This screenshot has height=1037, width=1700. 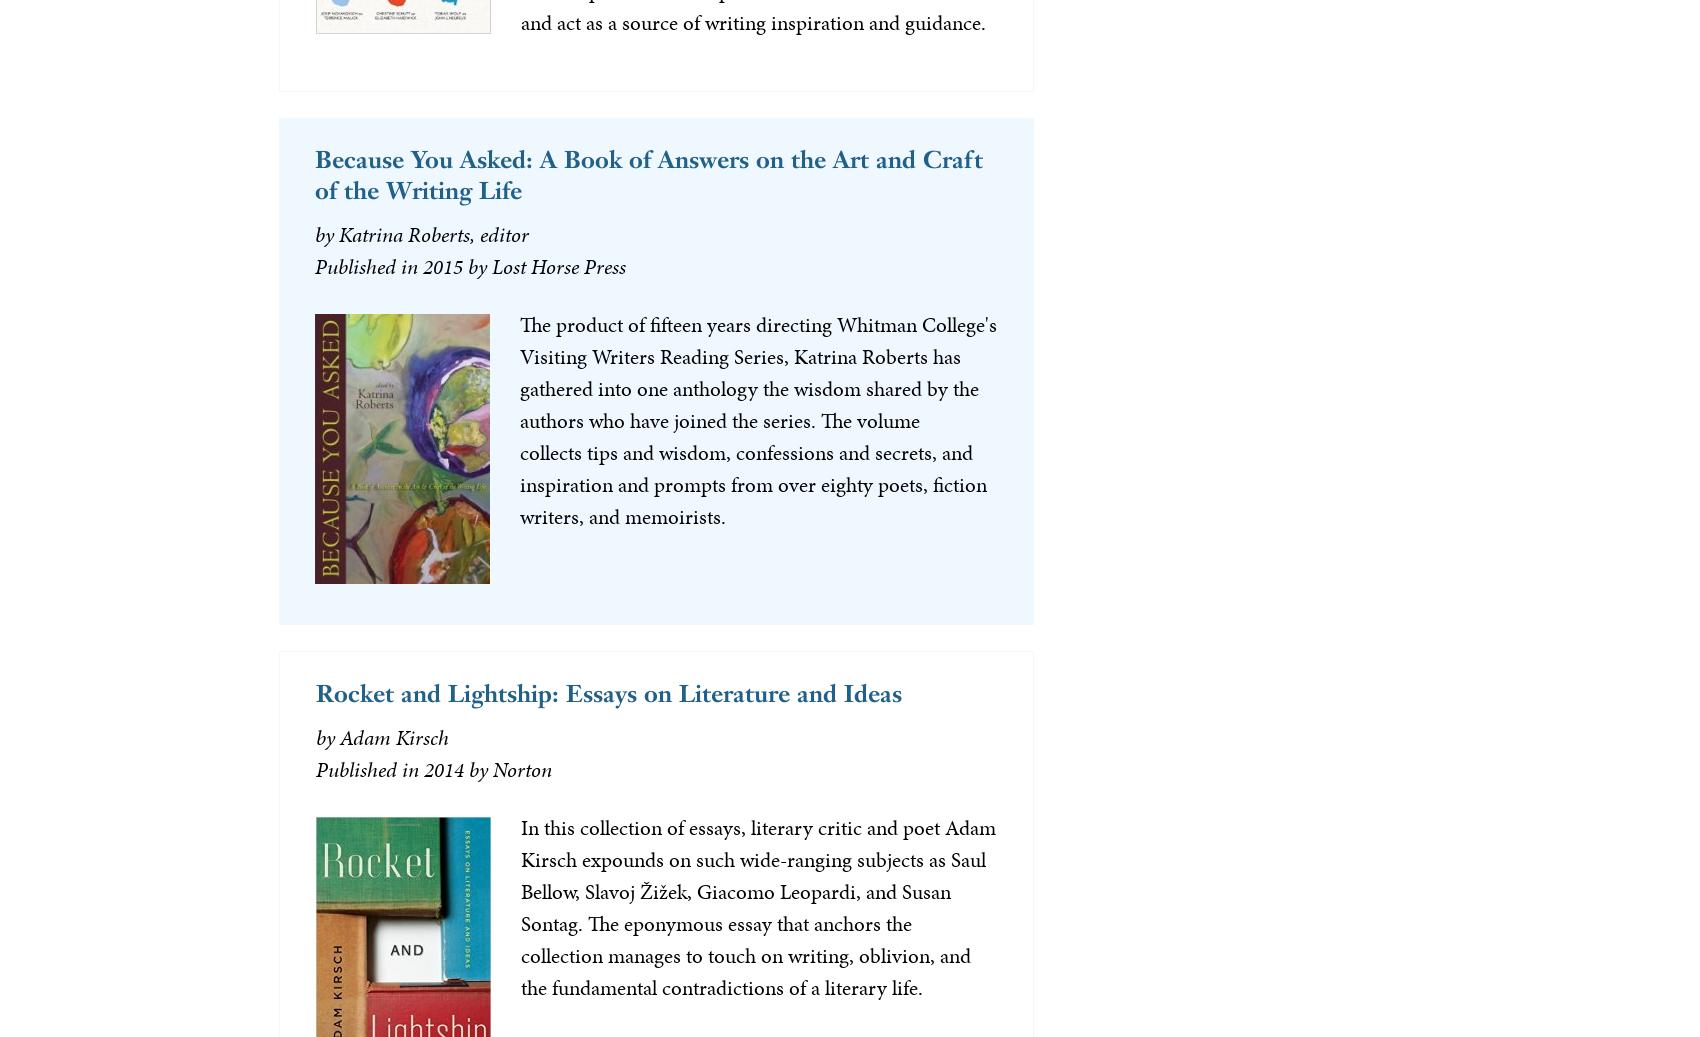 What do you see at coordinates (443, 769) in the screenshot?
I see `'2014'` at bounding box center [443, 769].